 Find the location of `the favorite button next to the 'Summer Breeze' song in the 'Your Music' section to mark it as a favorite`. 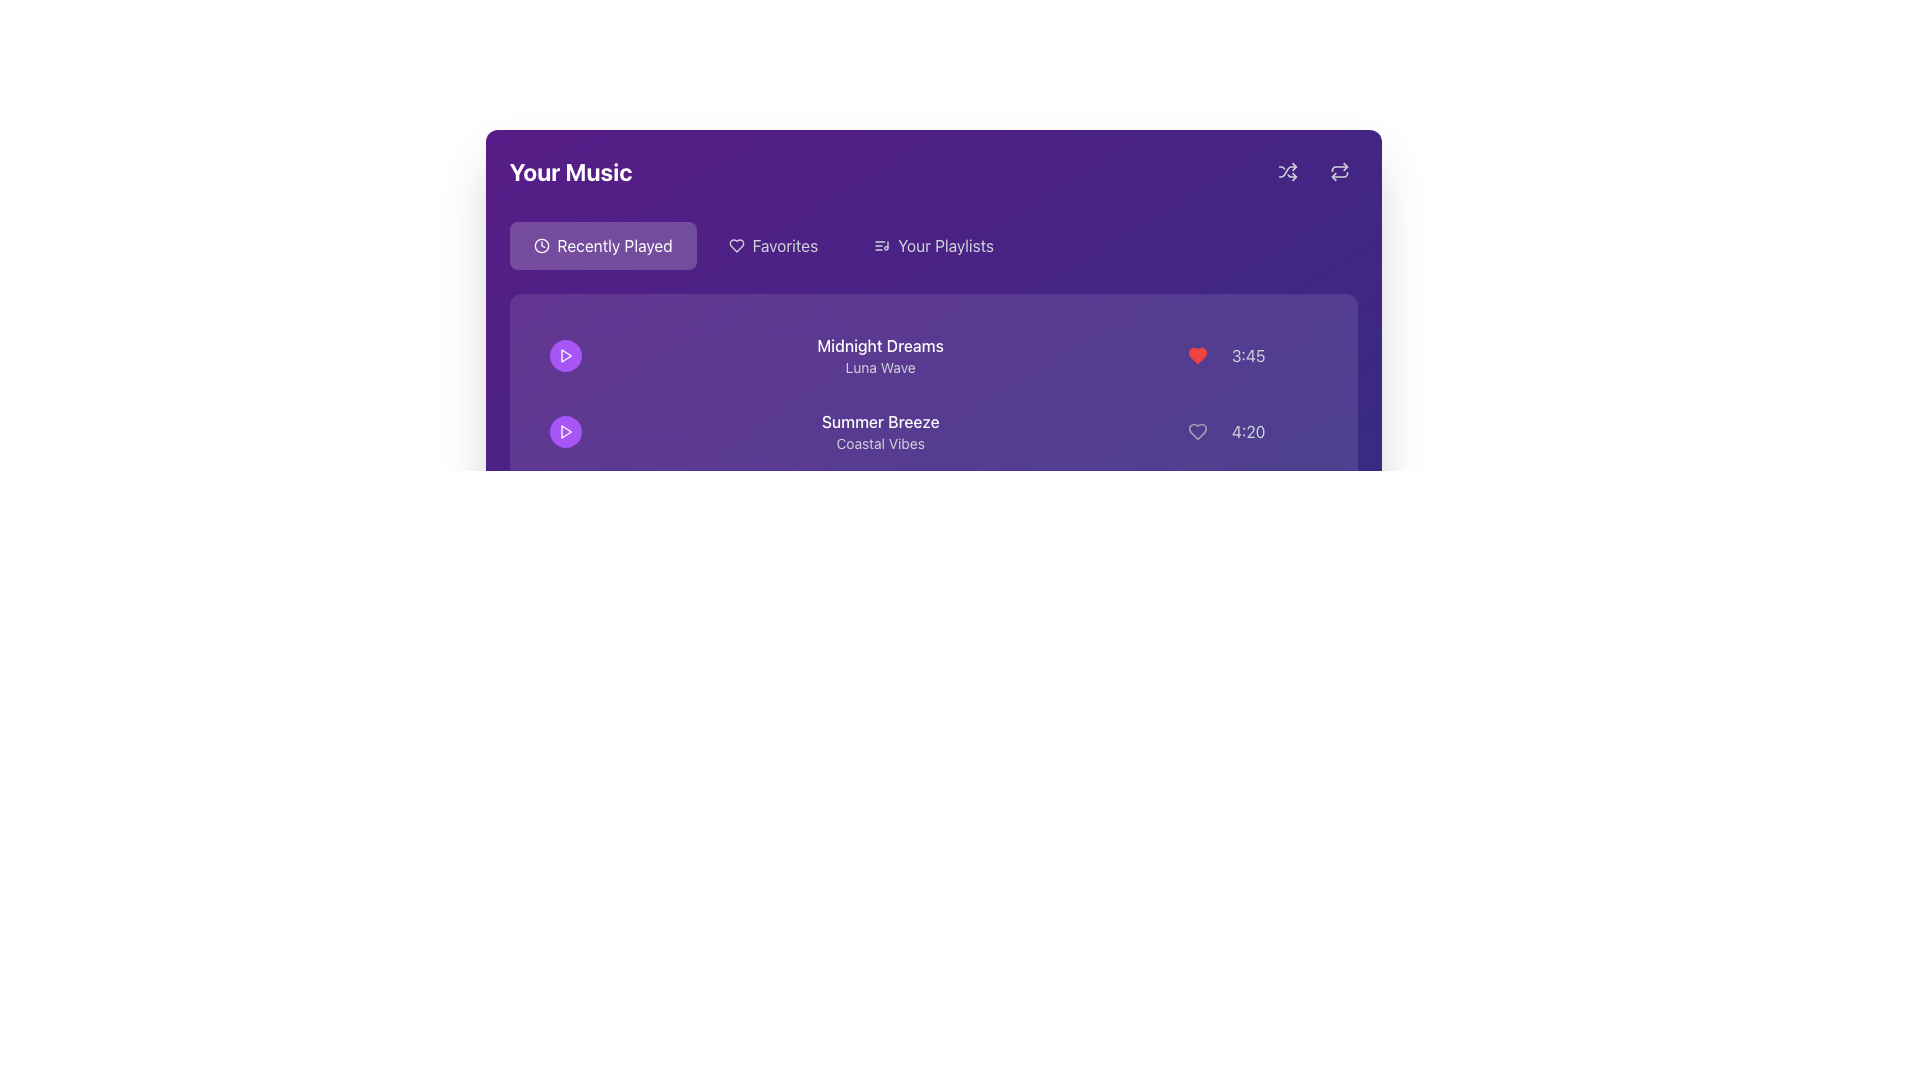

the favorite button next to the 'Summer Breeze' song in the 'Your Music' section to mark it as a favorite is located at coordinates (1197, 431).